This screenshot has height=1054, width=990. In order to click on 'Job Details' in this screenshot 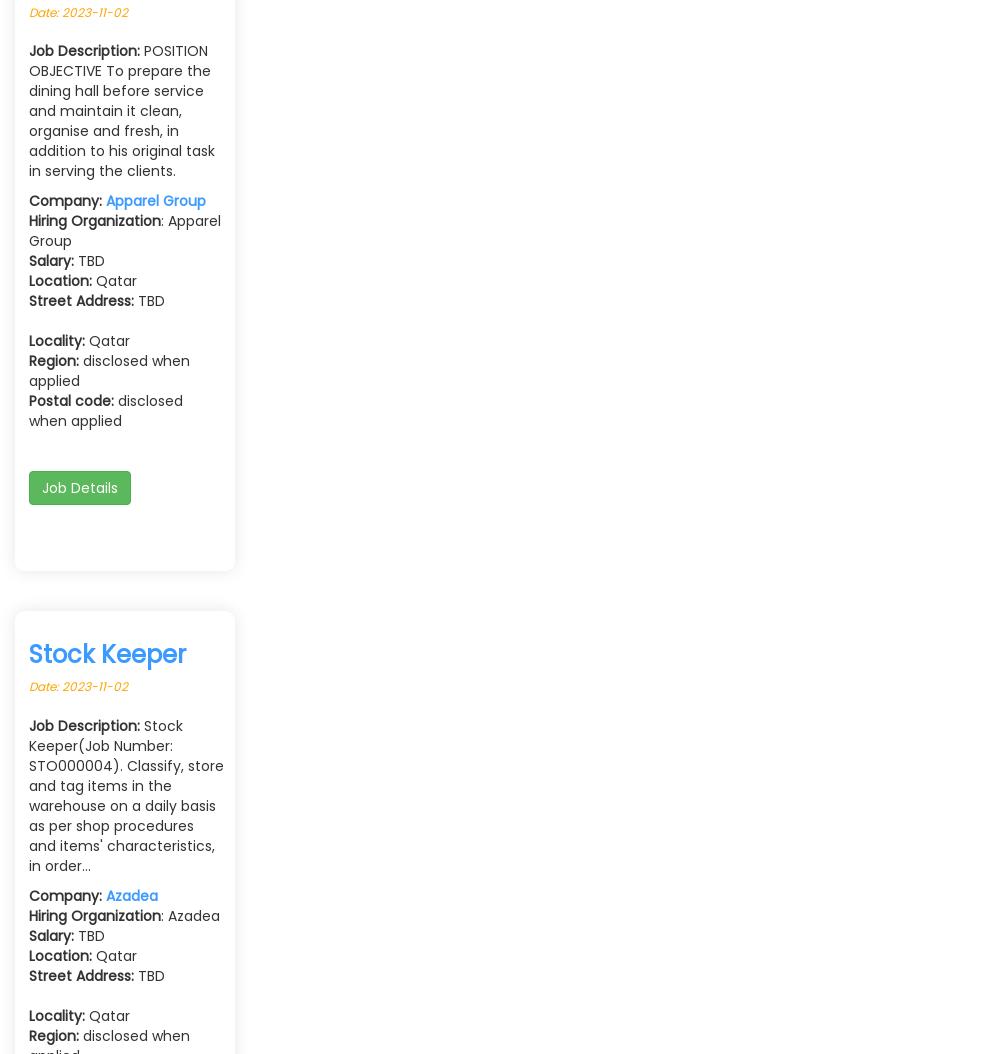, I will do `click(79, 487)`.